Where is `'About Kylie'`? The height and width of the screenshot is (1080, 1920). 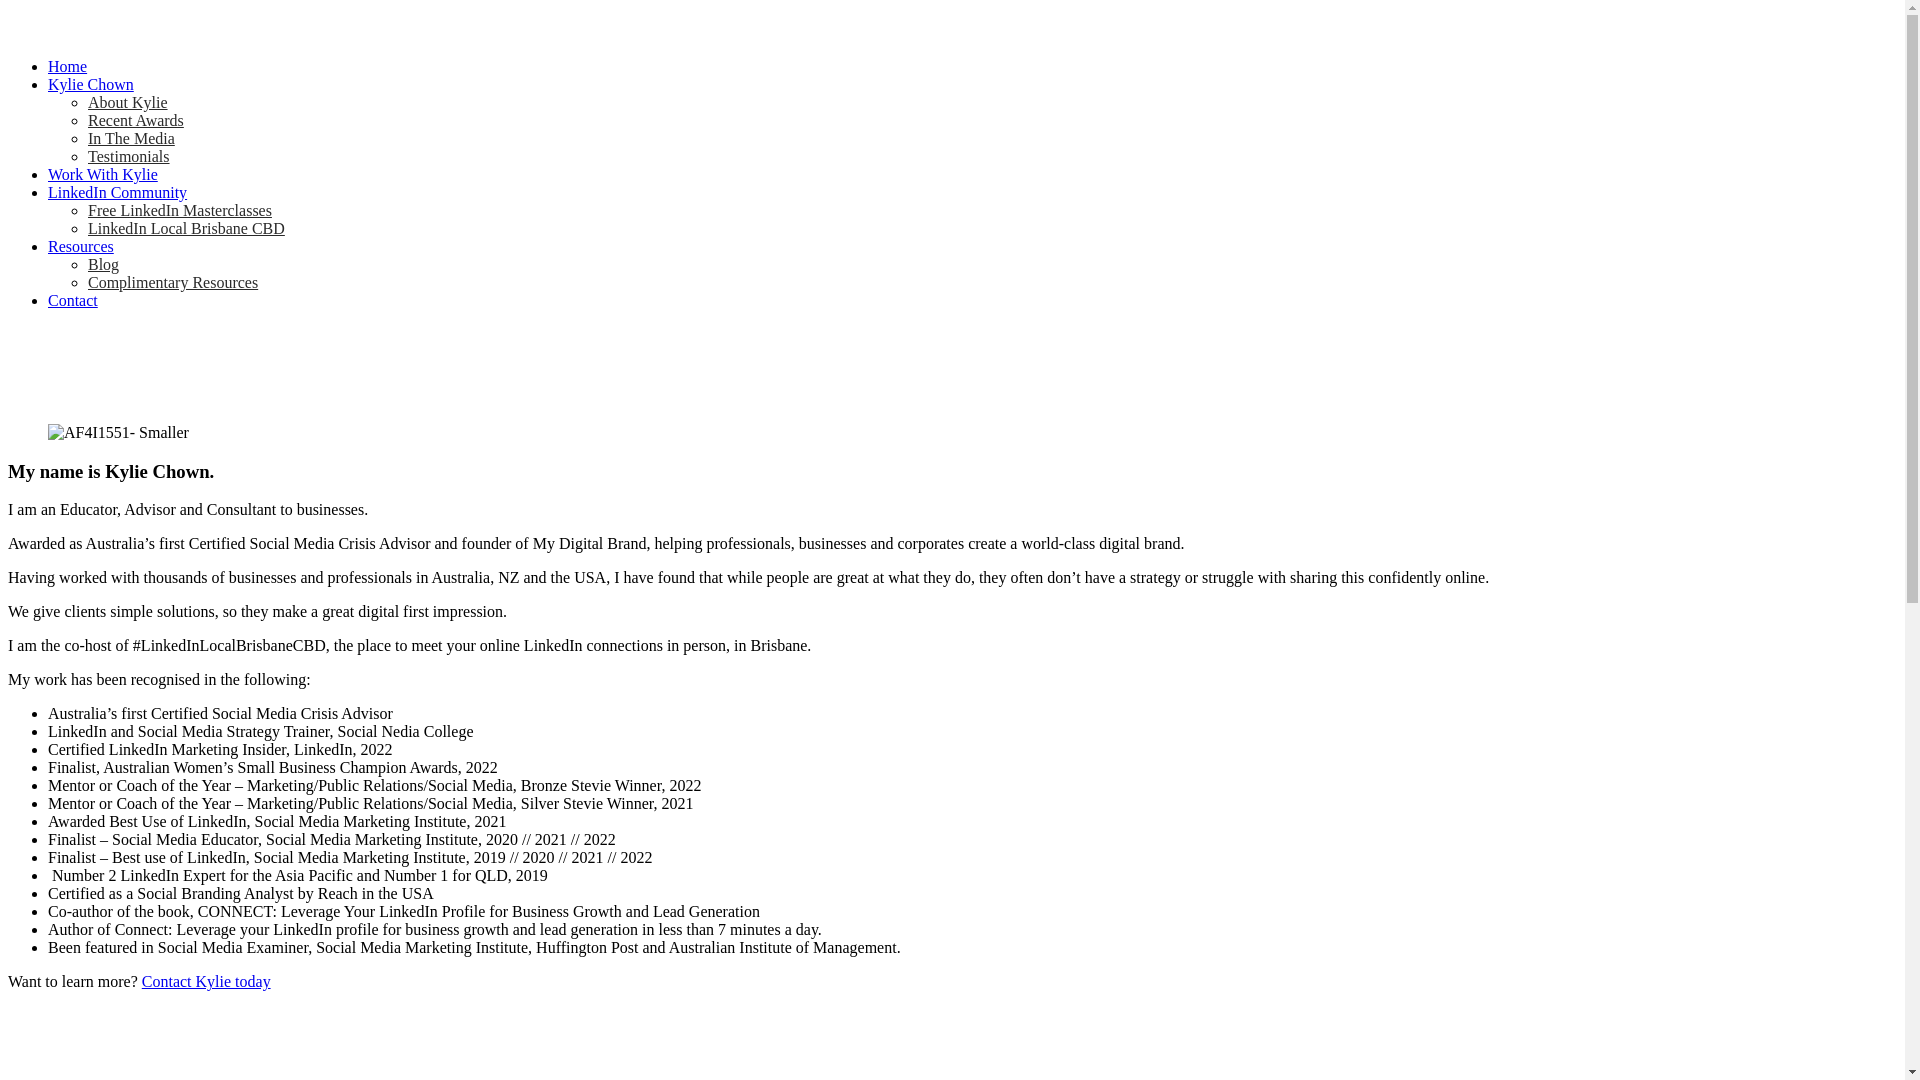
'About Kylie' is located at coordinates (127, 102).